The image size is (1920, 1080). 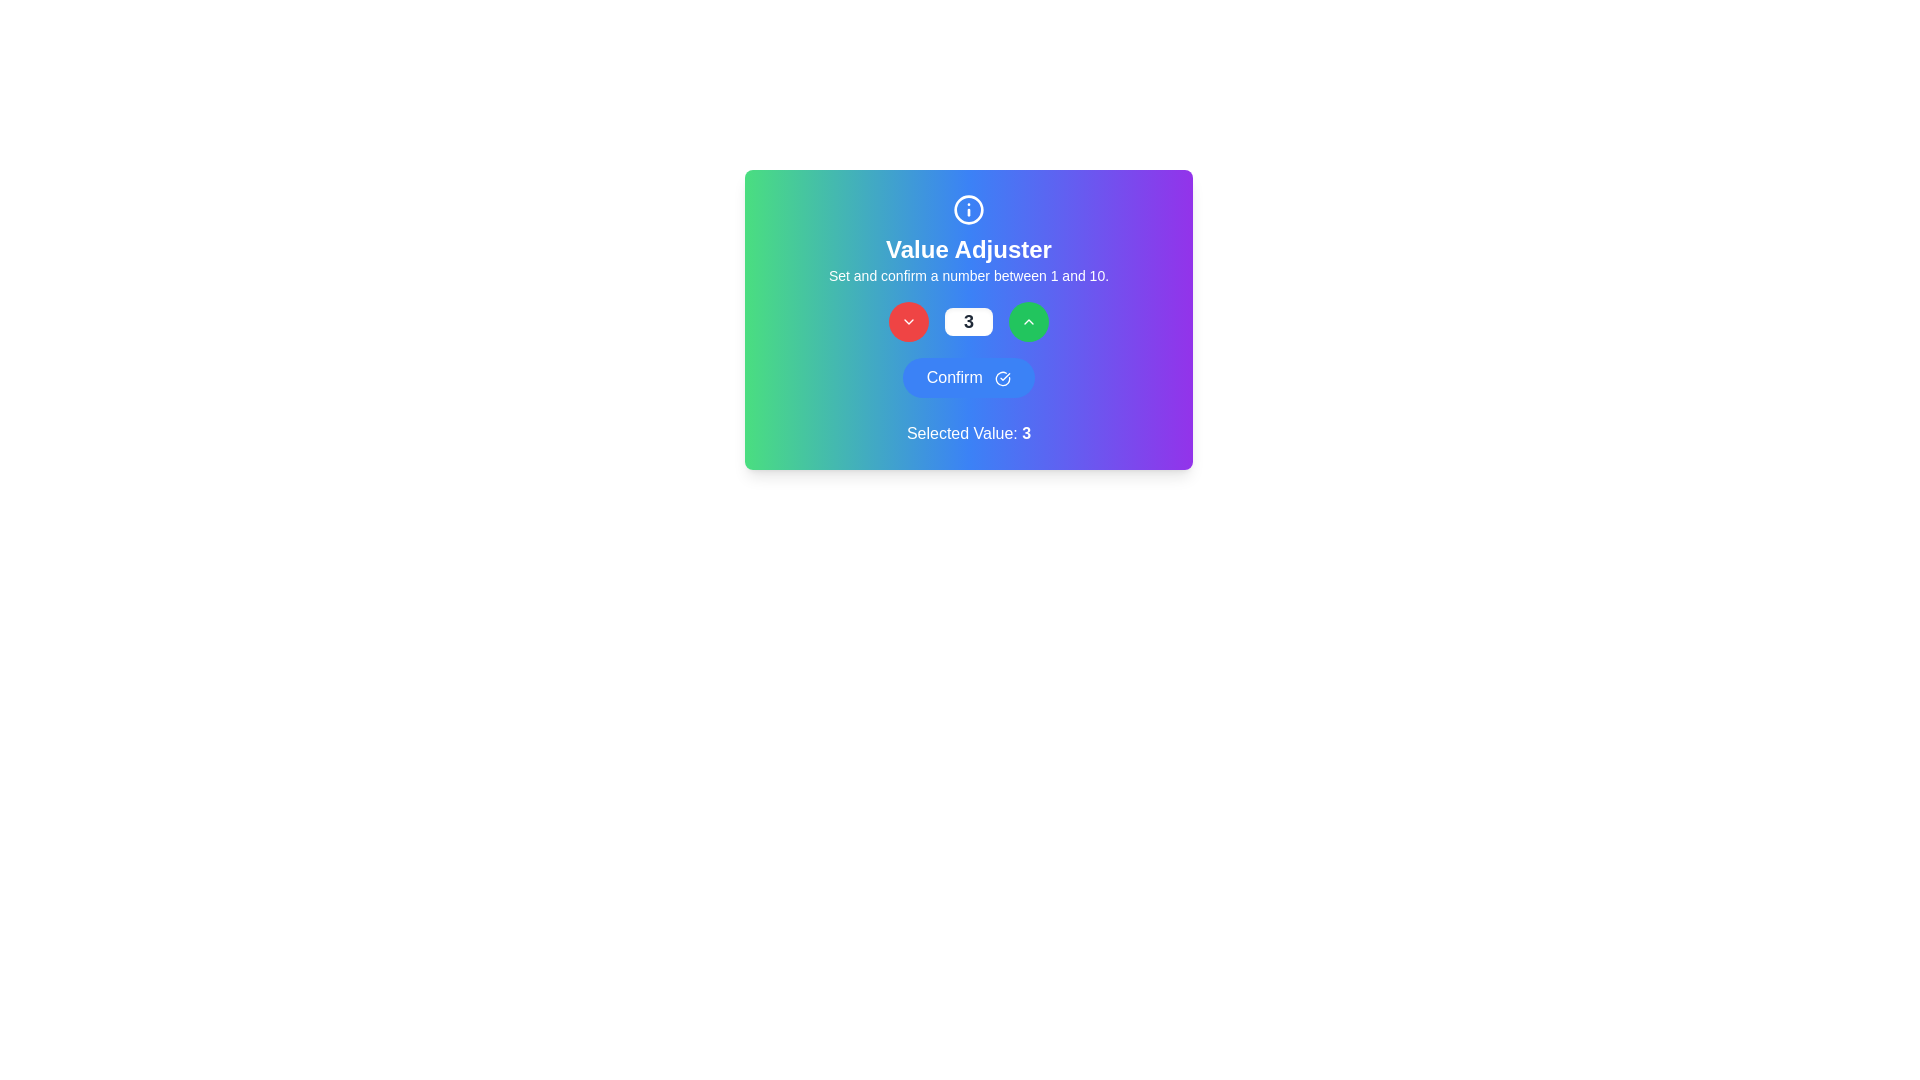 I want to click on the text label that instructs 'Set and confirm a number between 1 and 10.', which is located below the heading 'Value Adjuster' and above the number adjustment controls, so click(x=969, y=276).